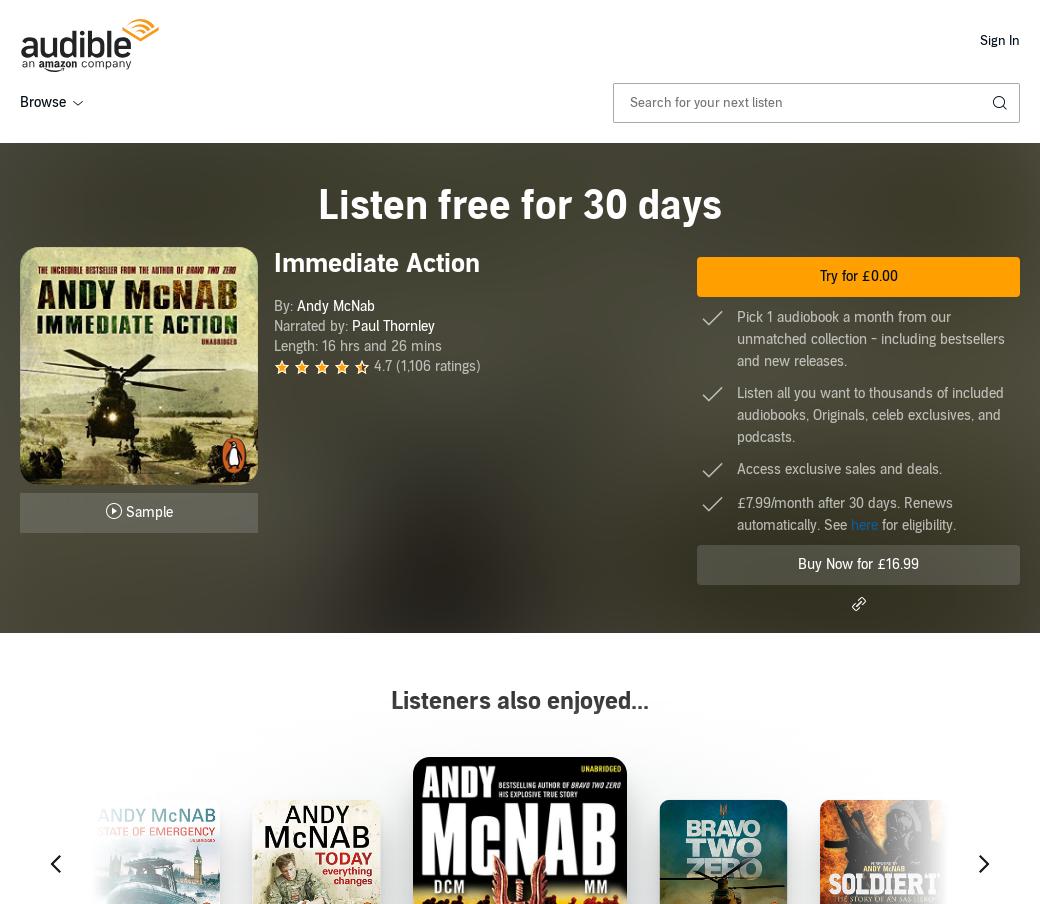  Describe the element at coordinates (857, 564) in the screenshot. I see `'Buy Now for £16.99'` at that location.